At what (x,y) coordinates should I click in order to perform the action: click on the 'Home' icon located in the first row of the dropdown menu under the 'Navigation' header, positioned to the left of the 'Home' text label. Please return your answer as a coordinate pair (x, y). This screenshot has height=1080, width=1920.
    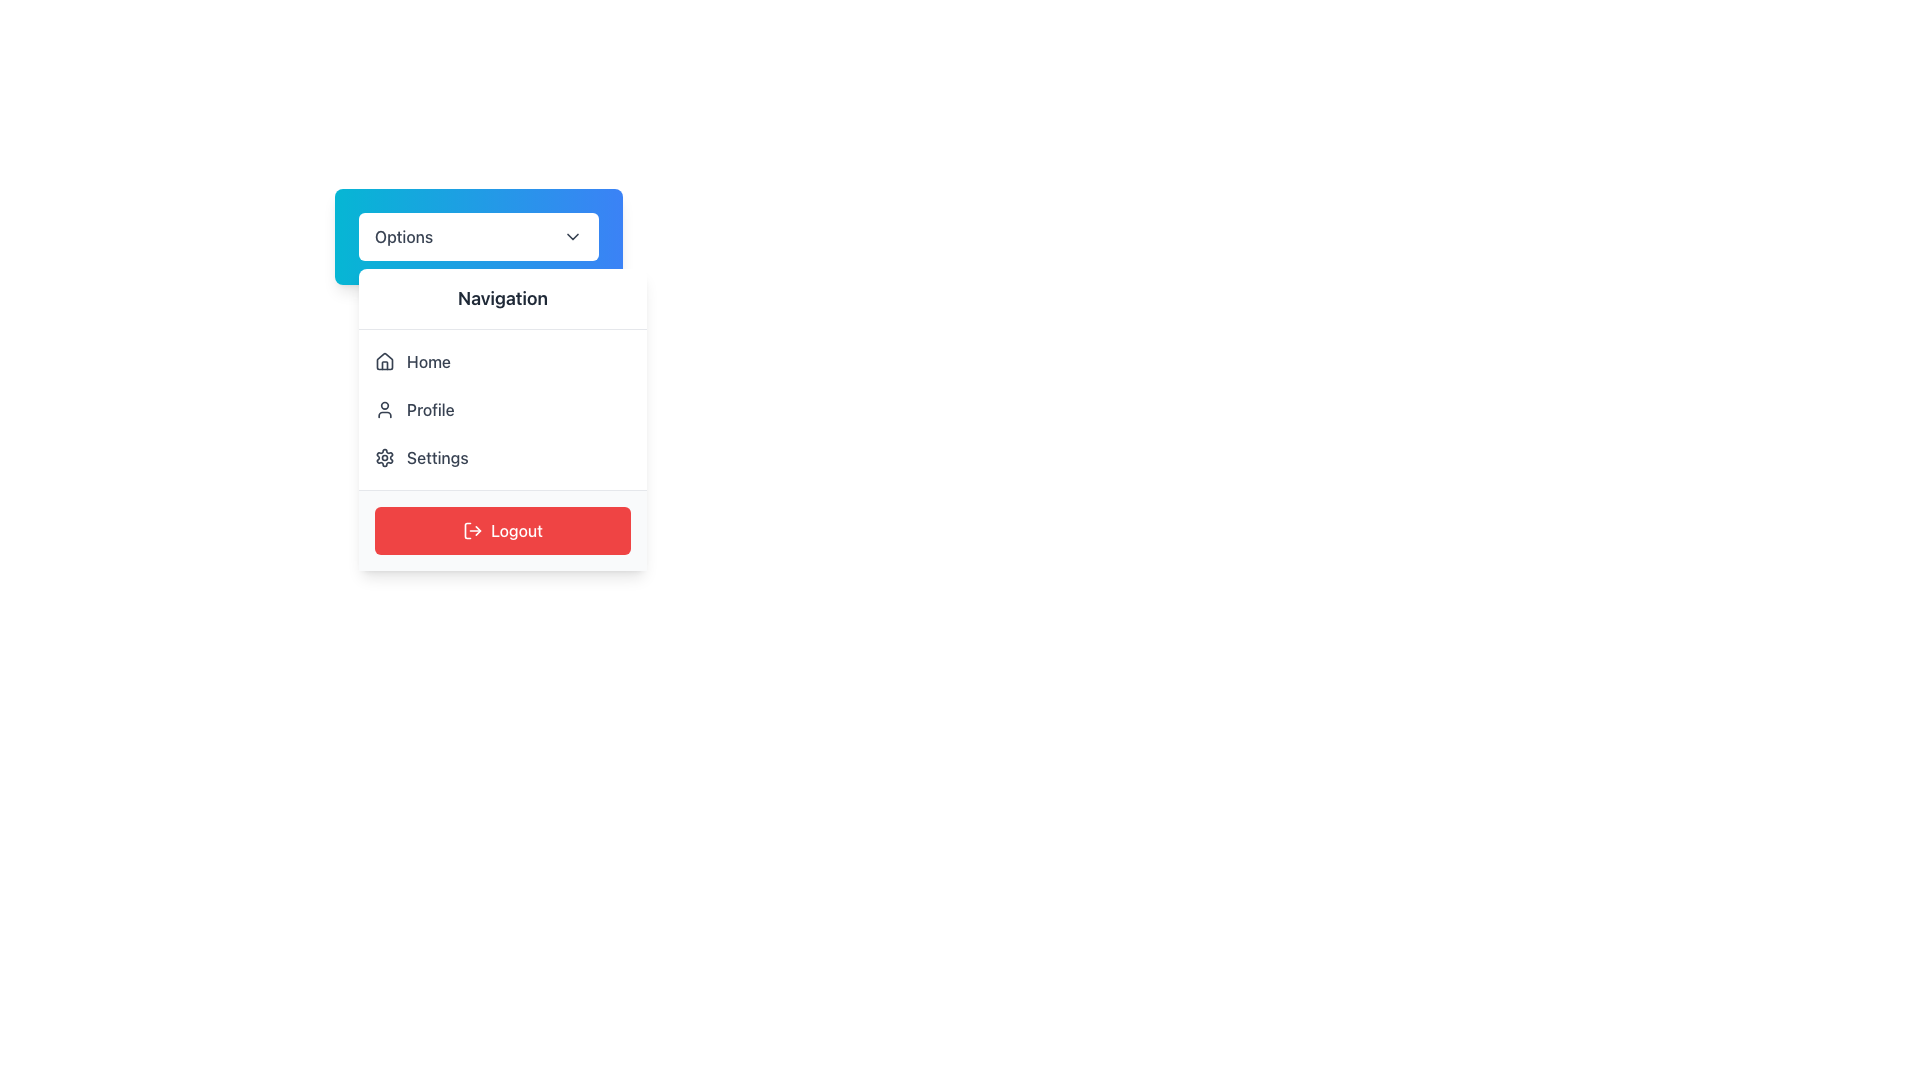
    Looking at the image, I should click on (384, 362).